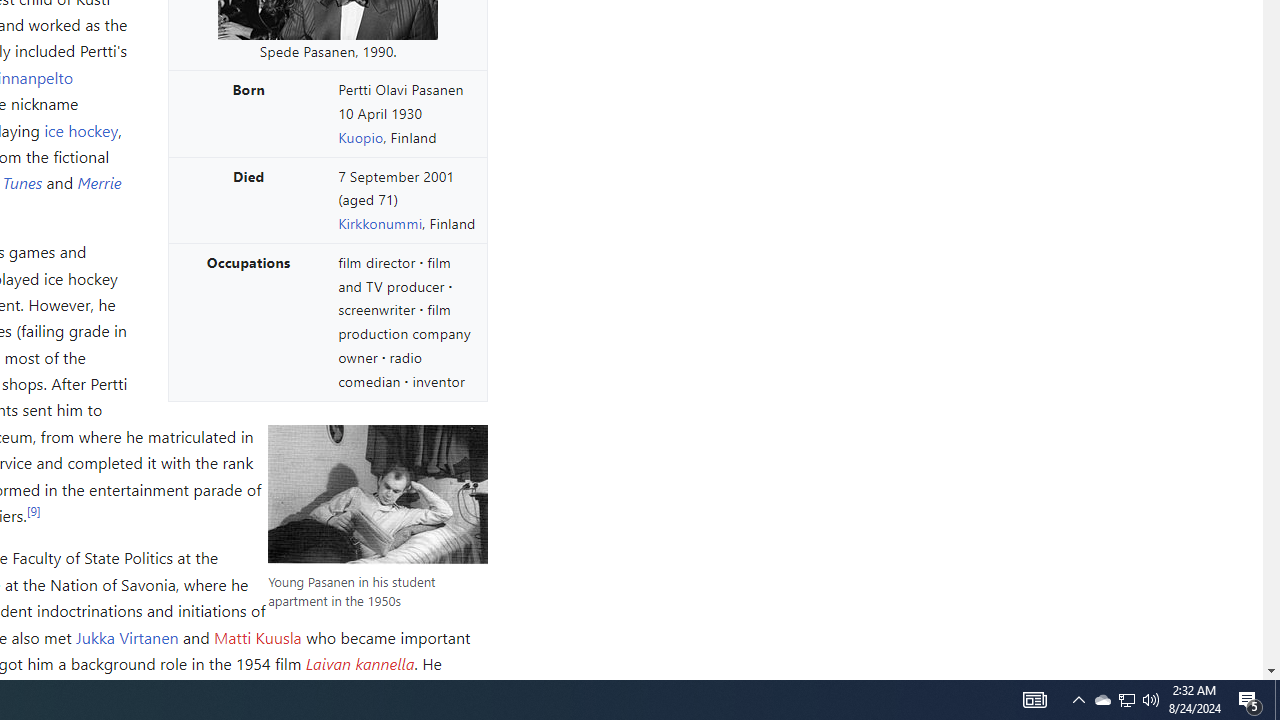 Image resolution: width=1280 pixels, height=720 pixels. What do you see at coordinates (126, 636) in the screenshot?
I see `'Jukka Virtanen'` at bounding box center [126, 636].